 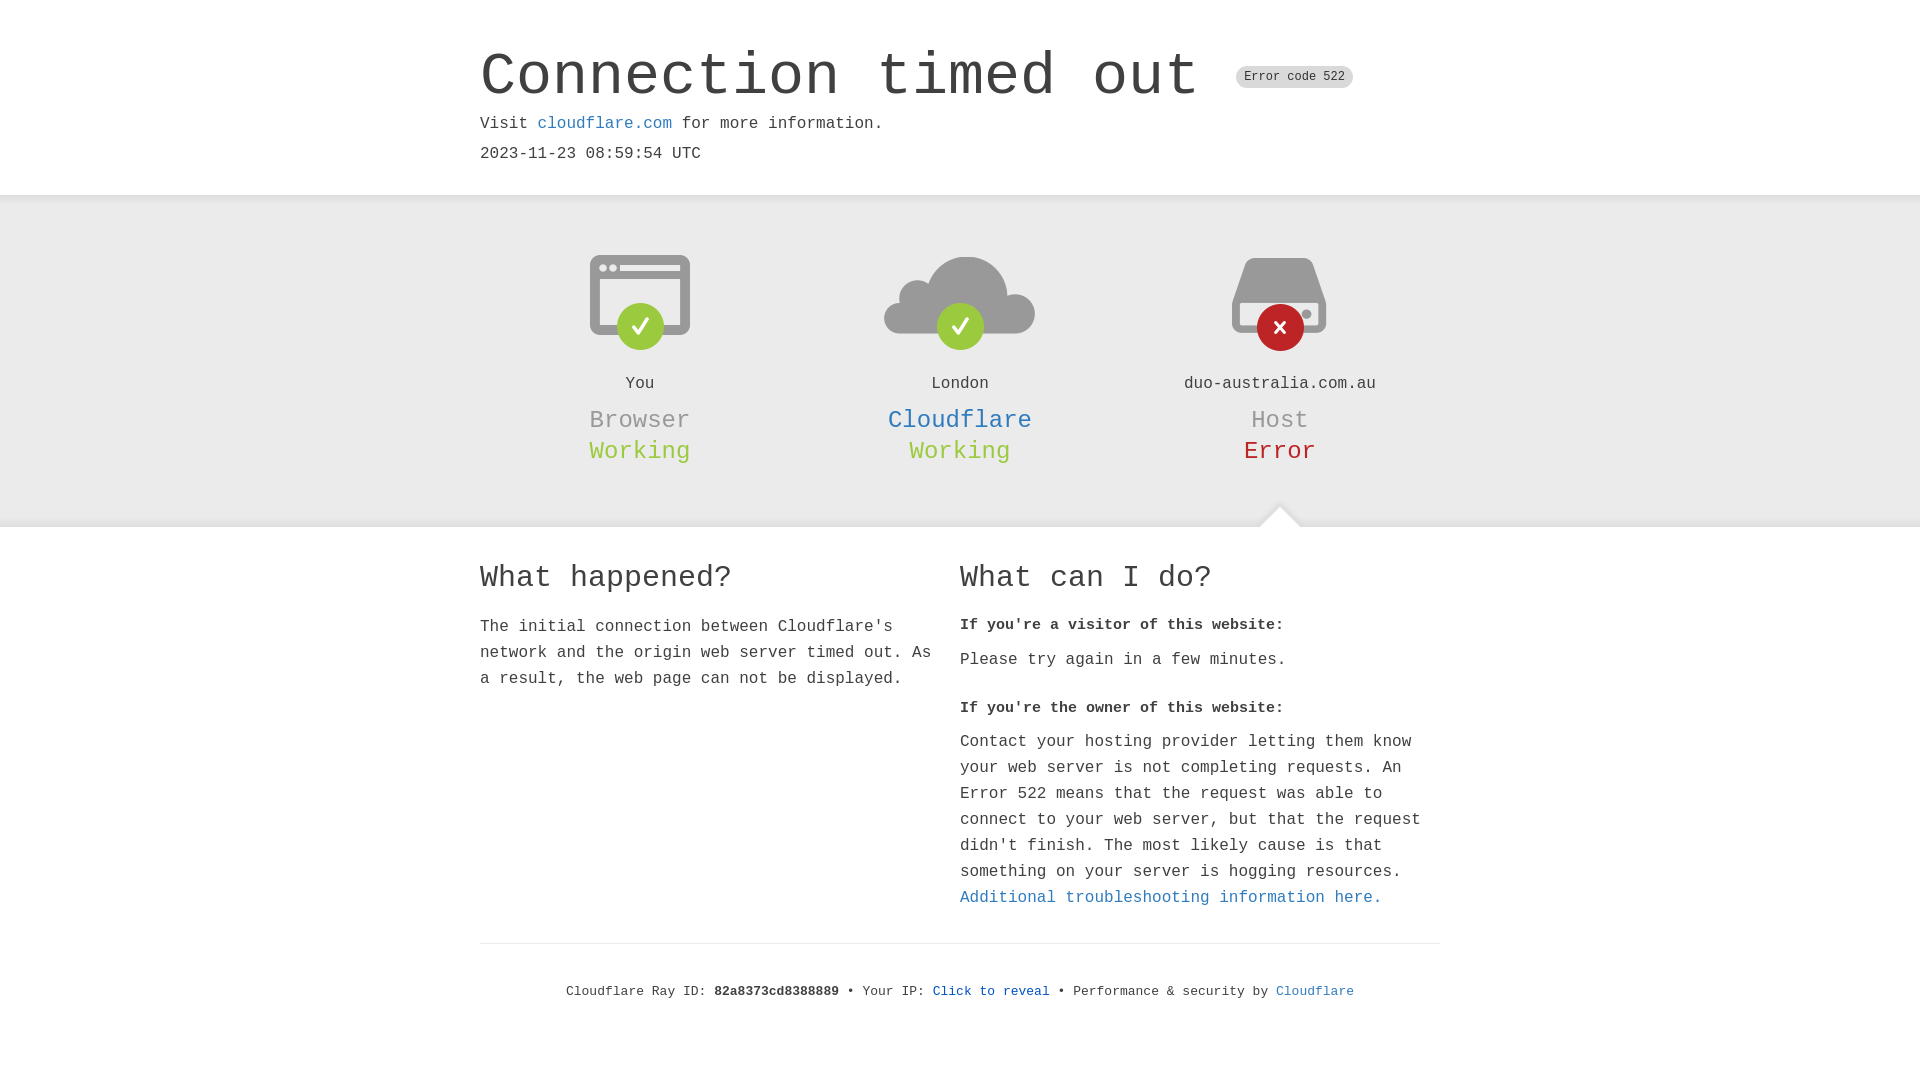 What do you see at coordinates (1315, 991) in the screenshot?
I see `'Cloudflare'` at bounding box center [1315, 991].